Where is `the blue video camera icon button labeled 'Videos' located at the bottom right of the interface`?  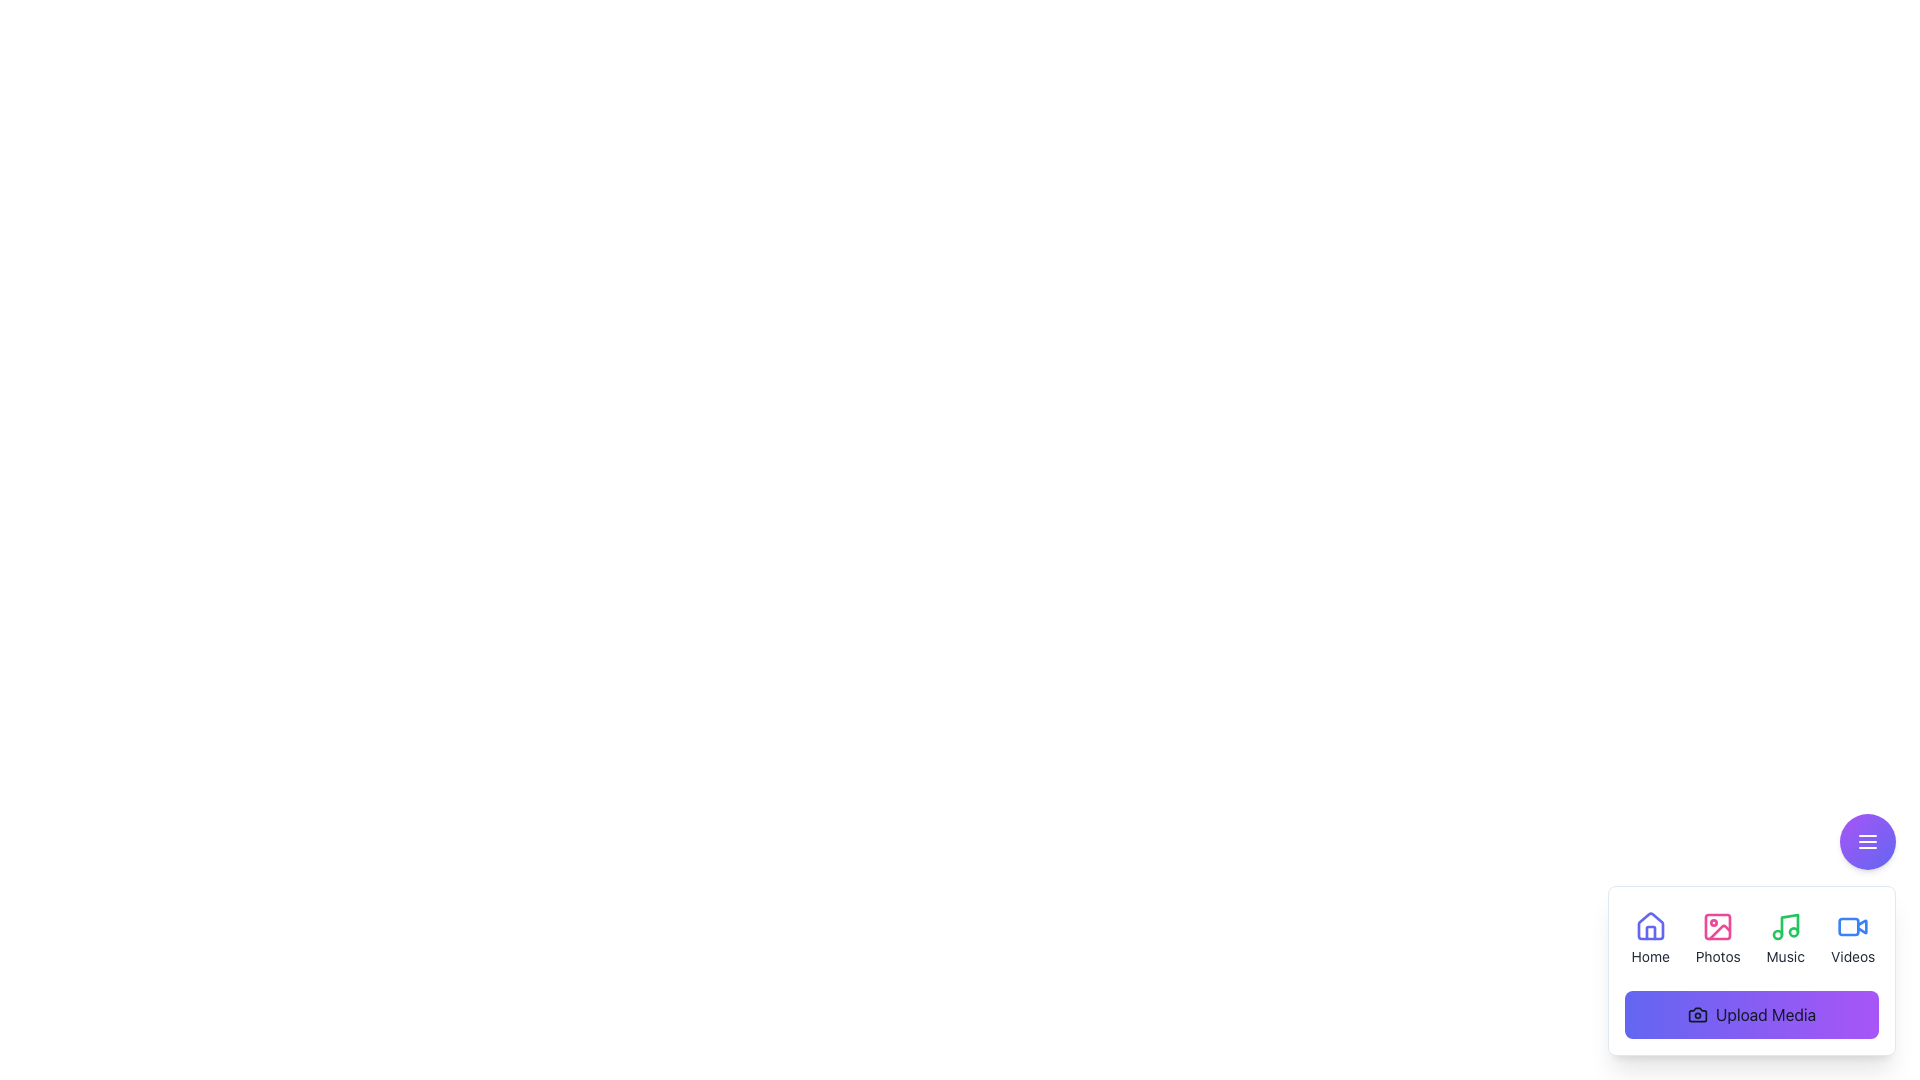 the blue video camera icon button labeled 'Videos' located at the bottom right of the interface is located at coordinates (1852, 938).